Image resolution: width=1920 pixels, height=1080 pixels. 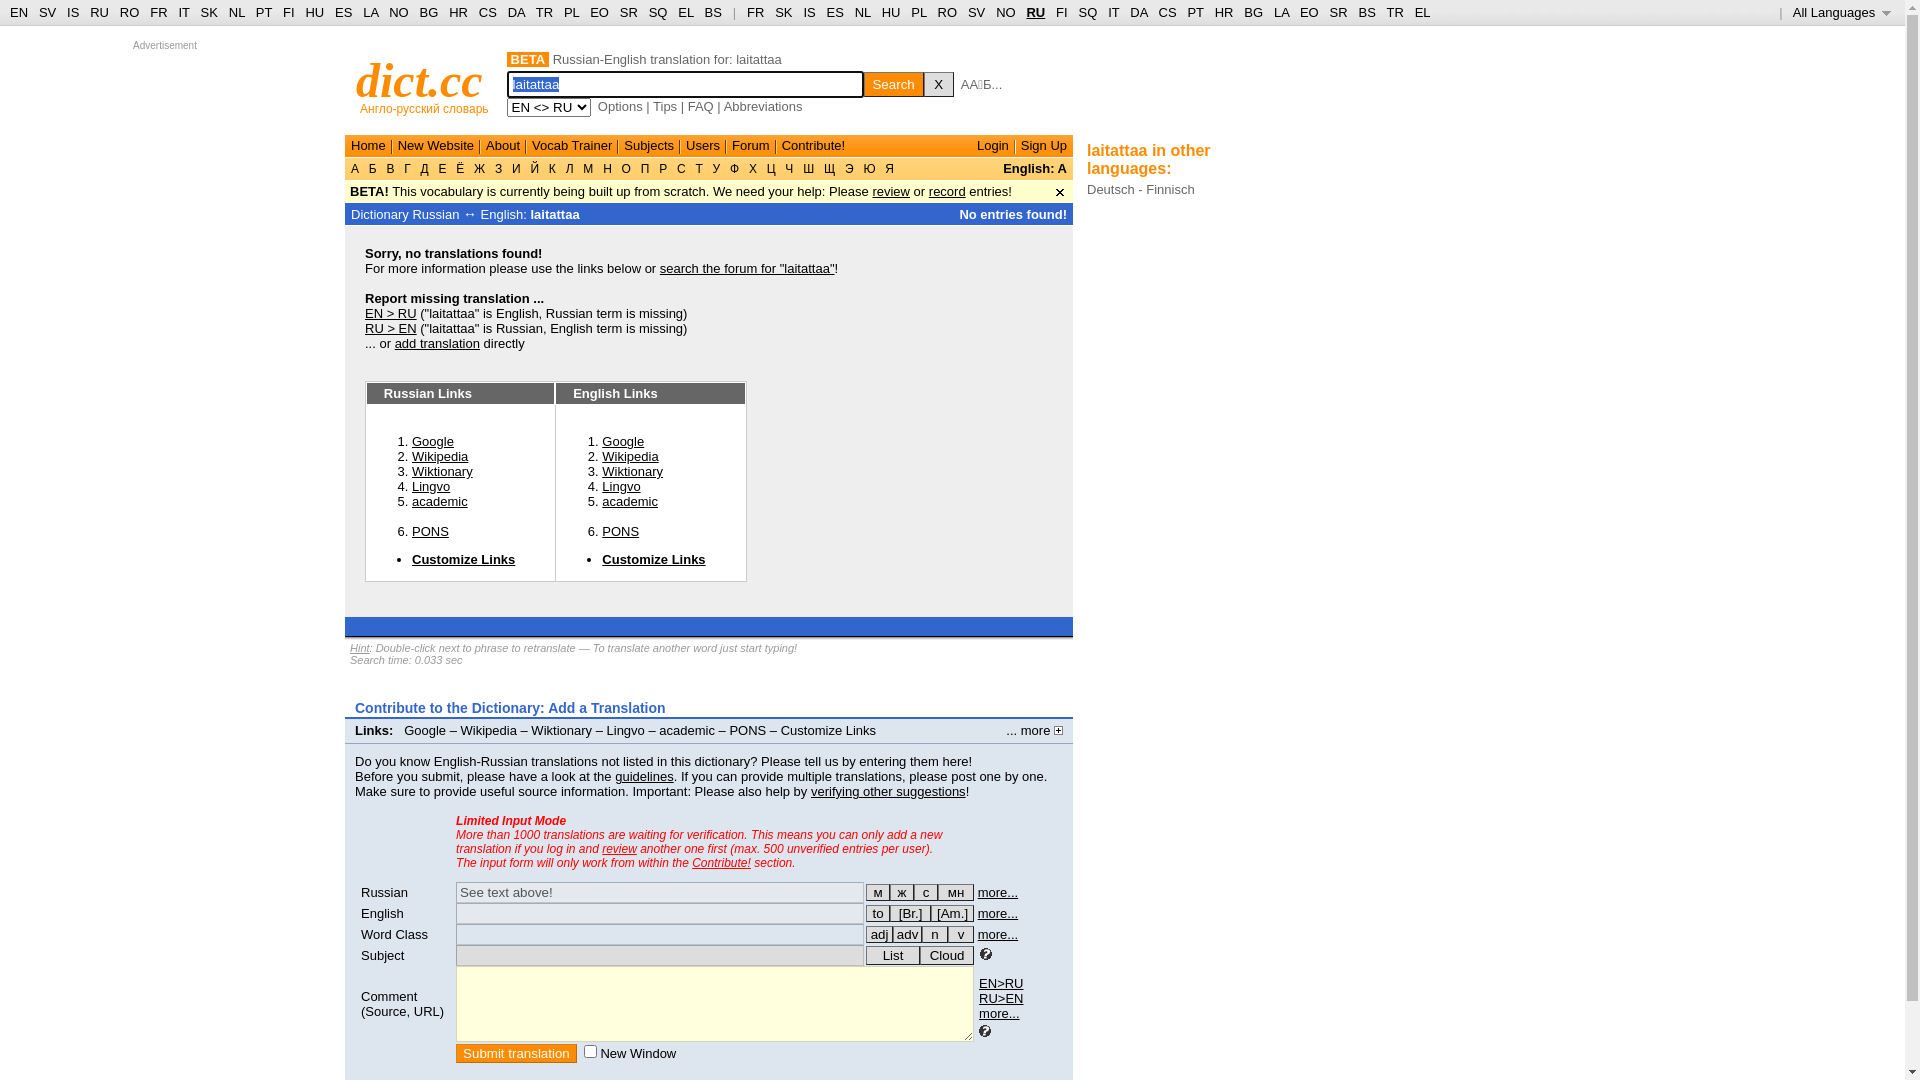 What do you see at coordinates (531, 730) in the screenshot?
I see `'Wiktionary'` at bounding box center [531, 730].